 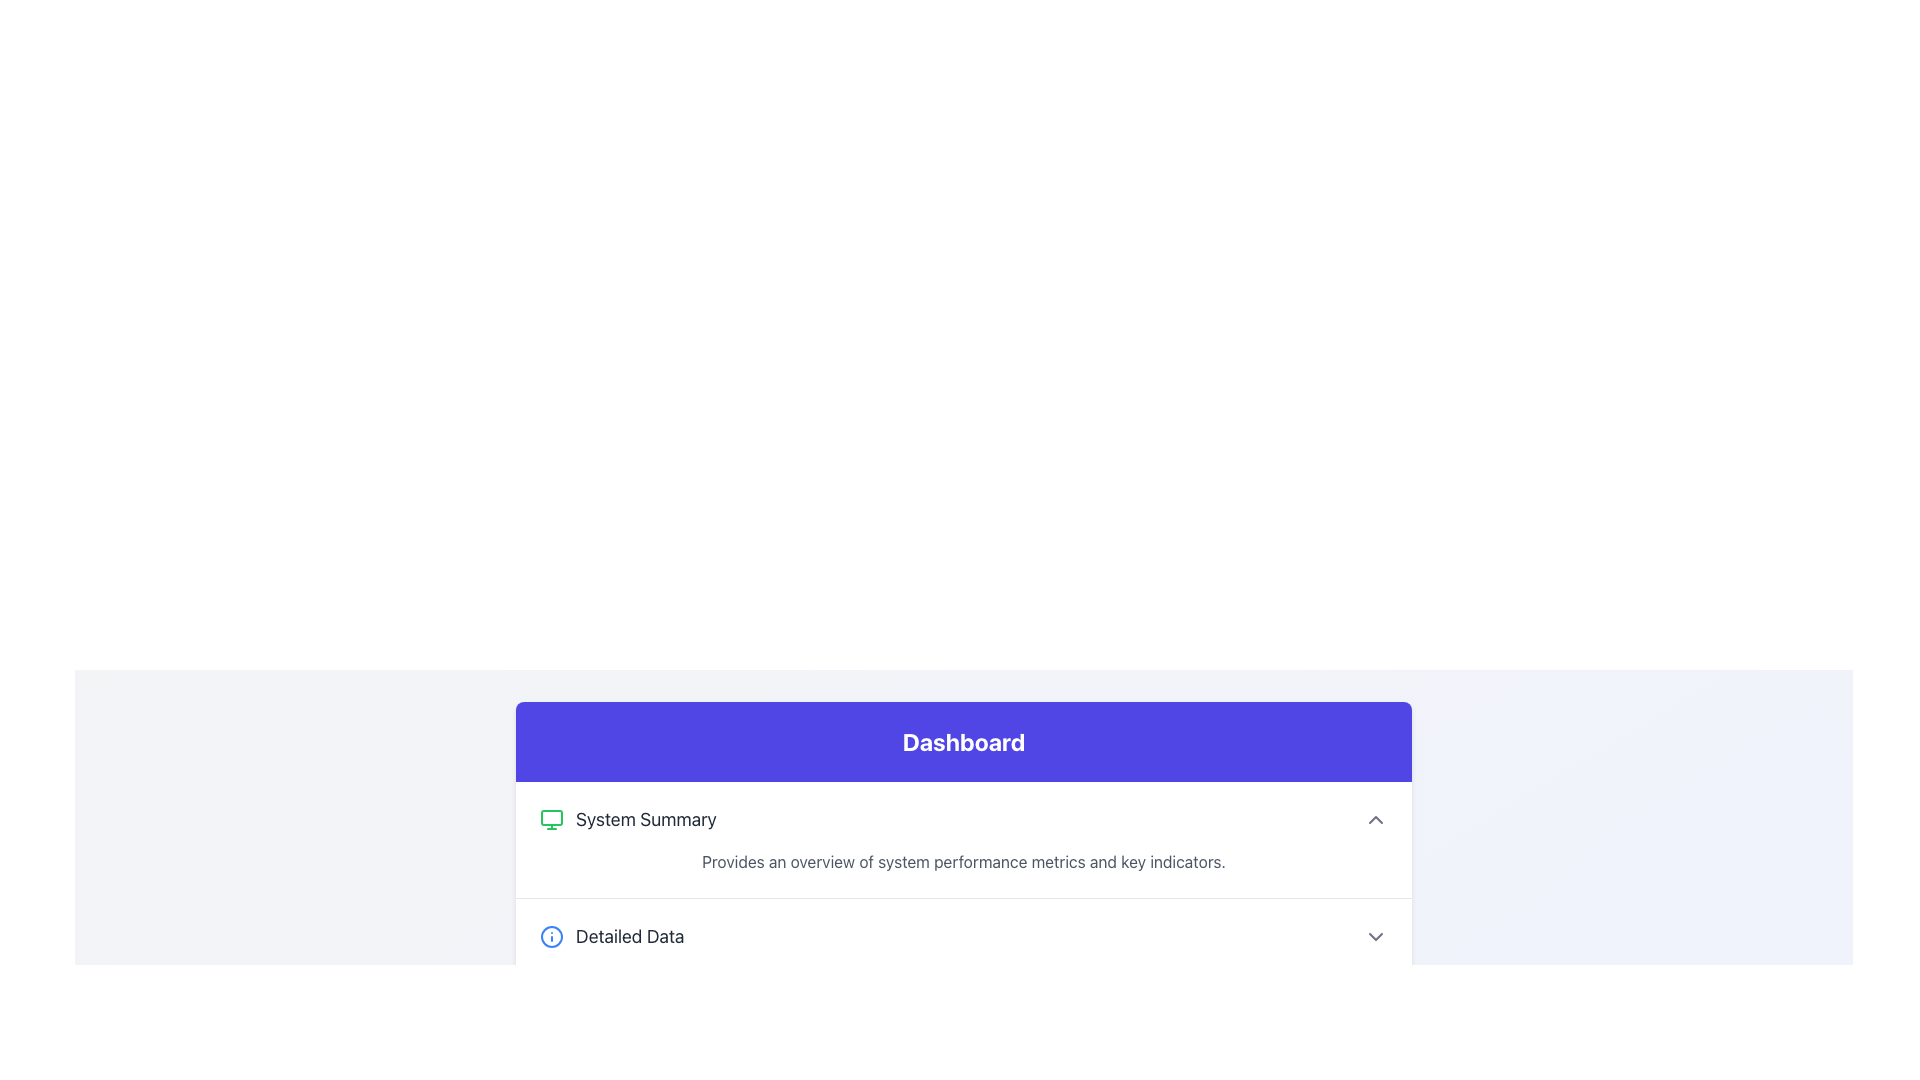 What do you see at coordinates (552, 820) in the screenshot?
I see `the active green monitor icon located on the leftmost side of the 'System Summary' section` at bounding box center [552, 820].